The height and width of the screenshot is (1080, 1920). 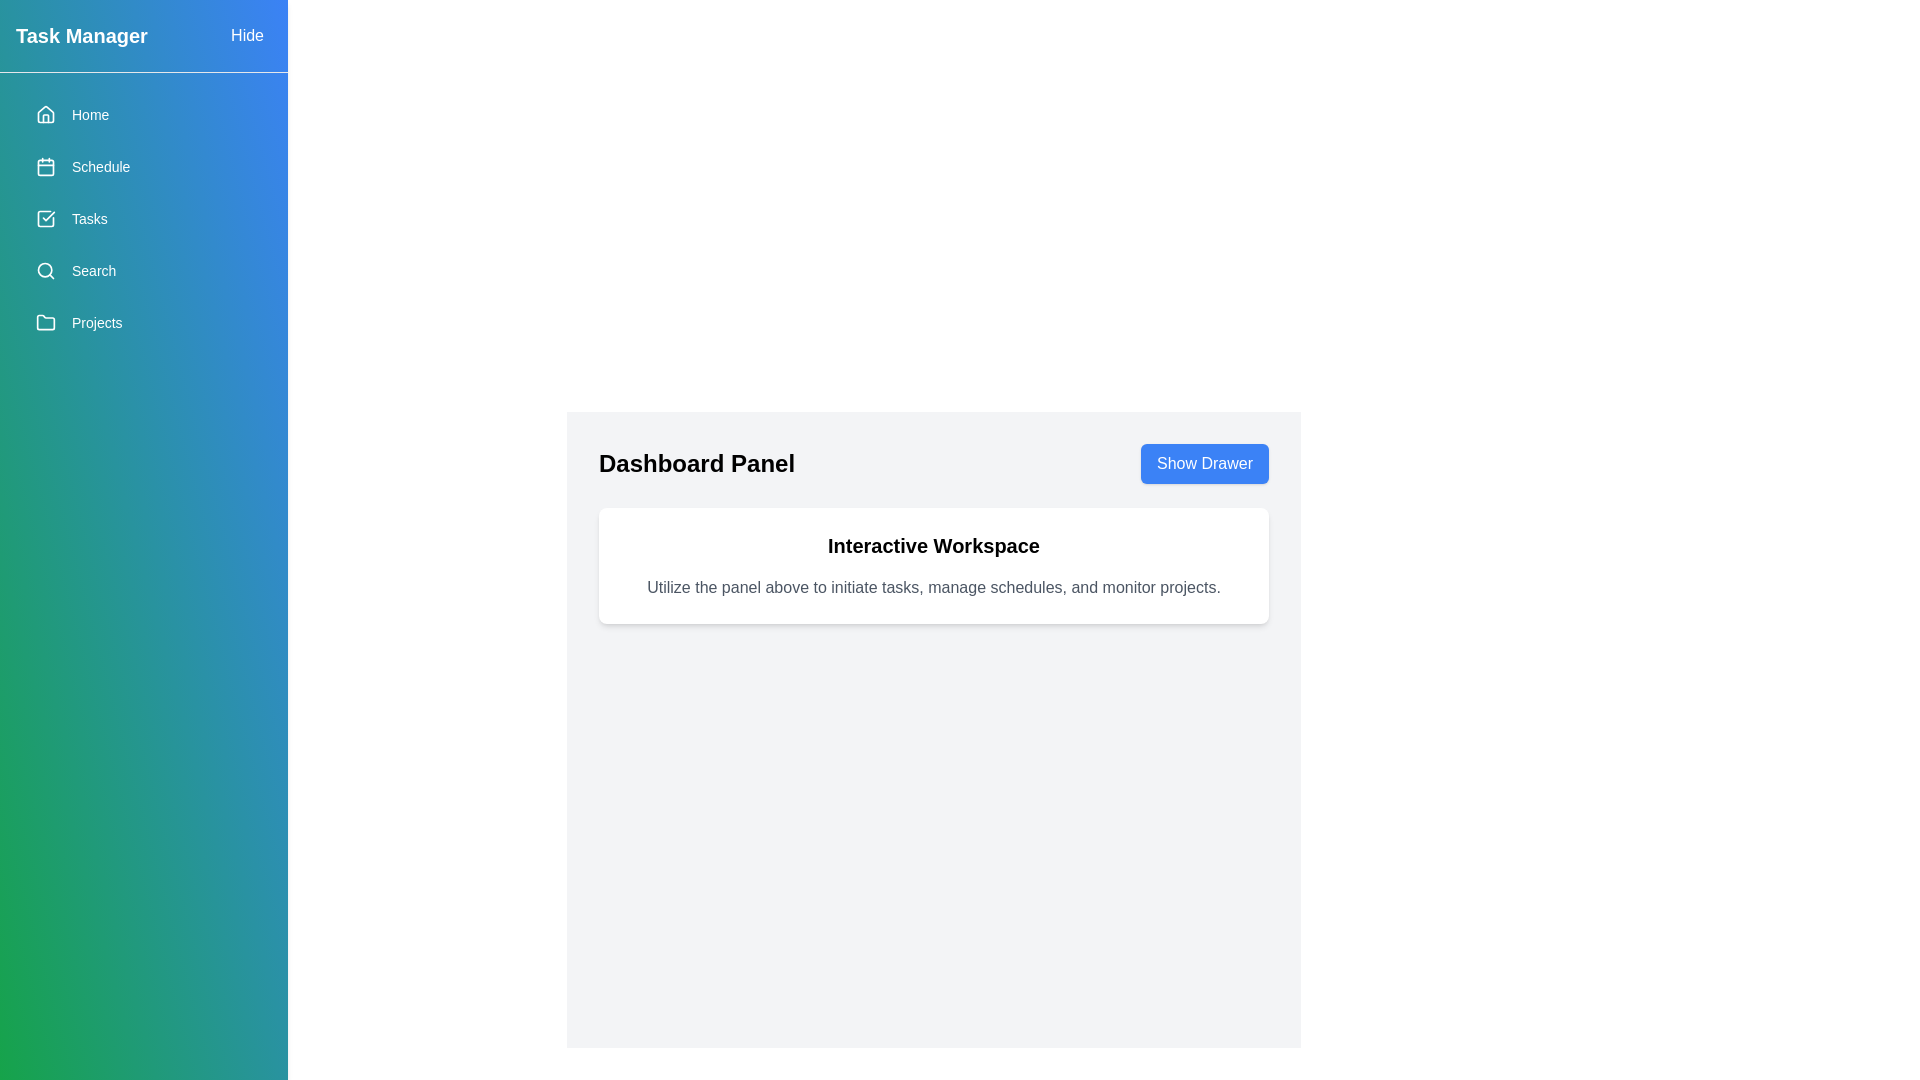 I want to click on the menu item Home from the drawer, so click(x=143, y=115).